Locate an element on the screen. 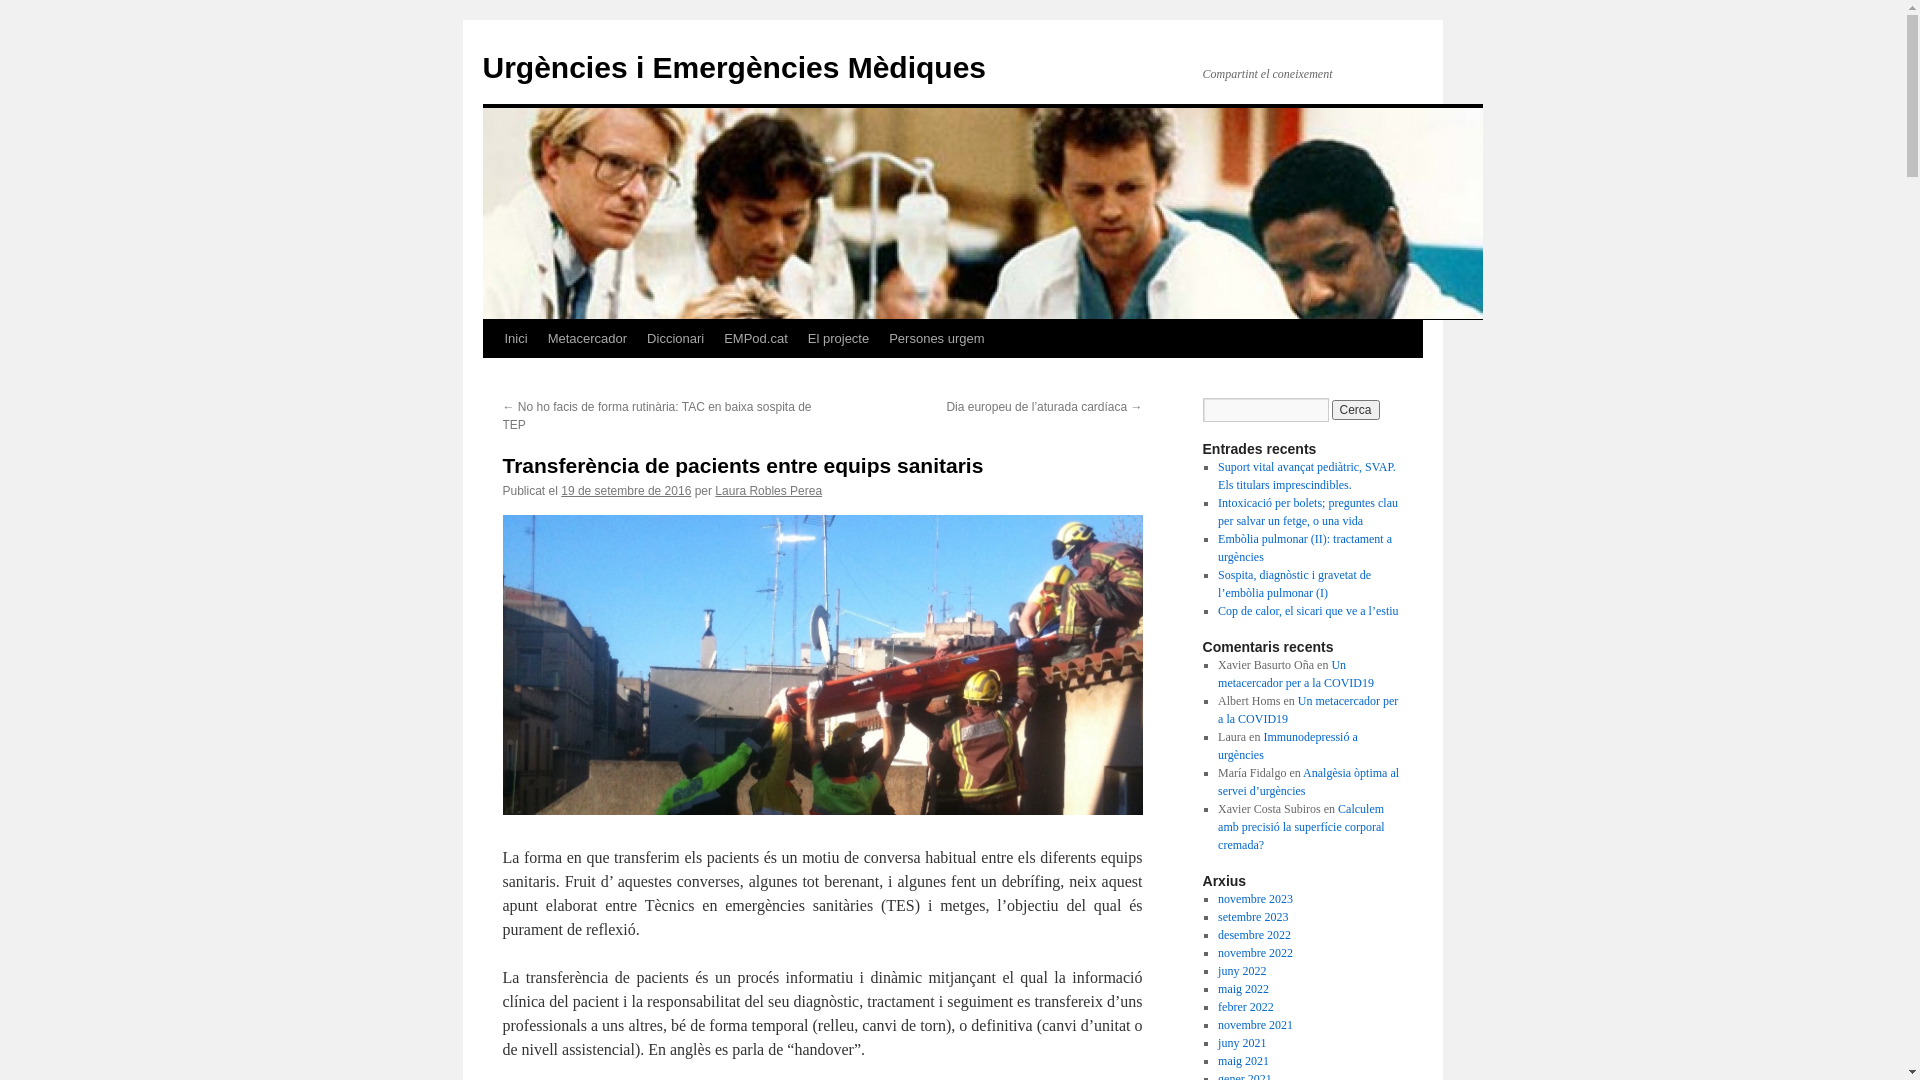  'maig 2022' is located at coordinates (1217, 987).